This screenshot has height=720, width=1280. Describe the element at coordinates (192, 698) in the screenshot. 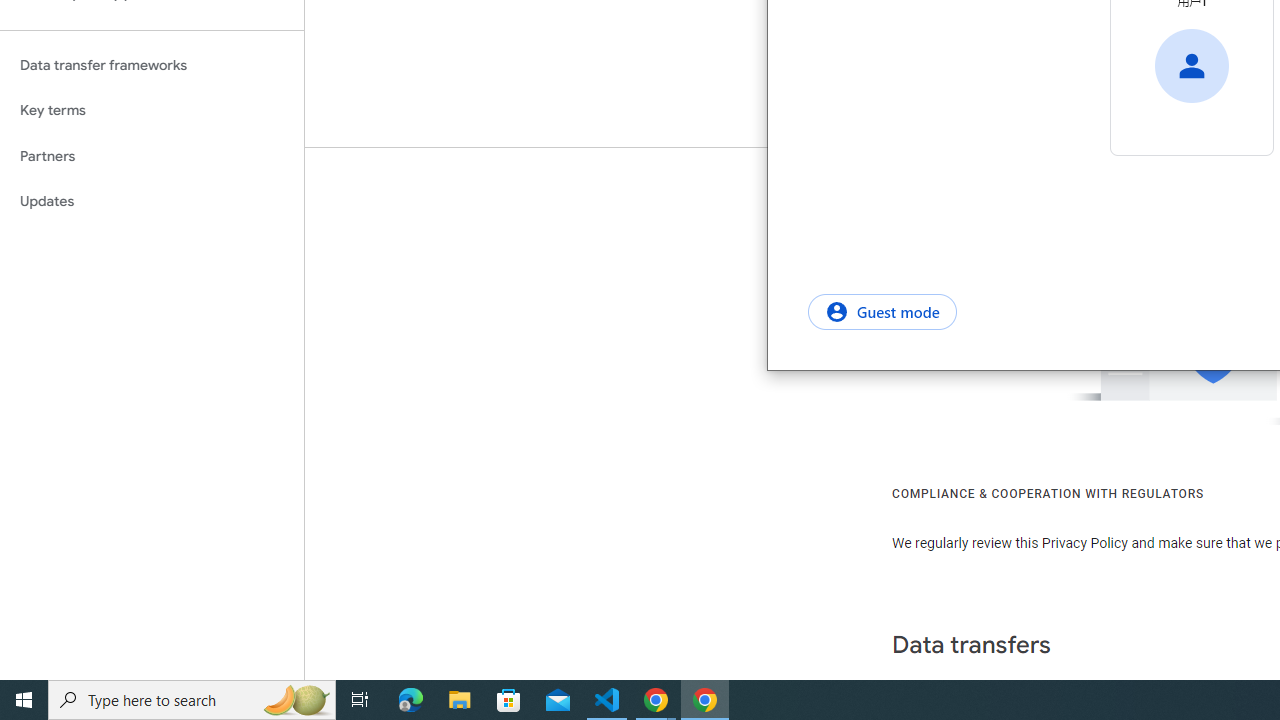

I see `'Type here to search'` at that location.